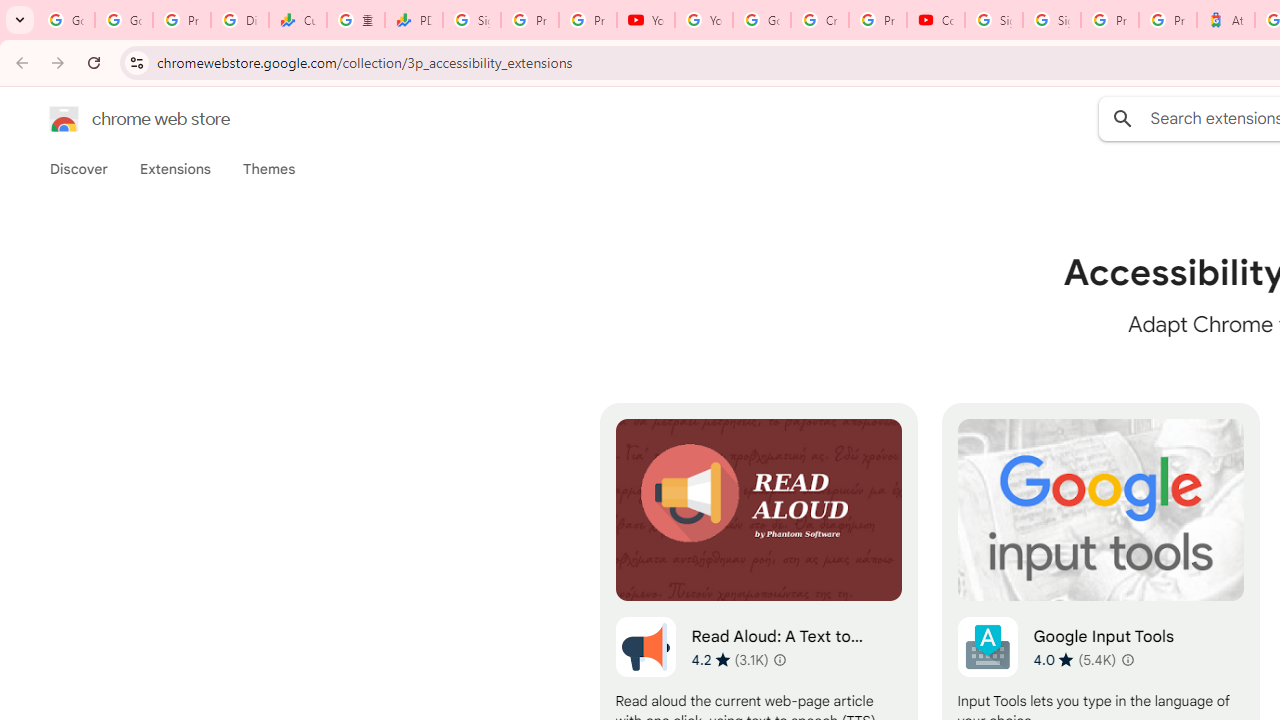 The height and width of the screenshot is (720, 1280). What do you see at coordinates (729, 659) in the screenshot?
I see `'Average rating 4.2 out of 5 stars. 3.1K ratings.'` at bounding box center [729, 659].